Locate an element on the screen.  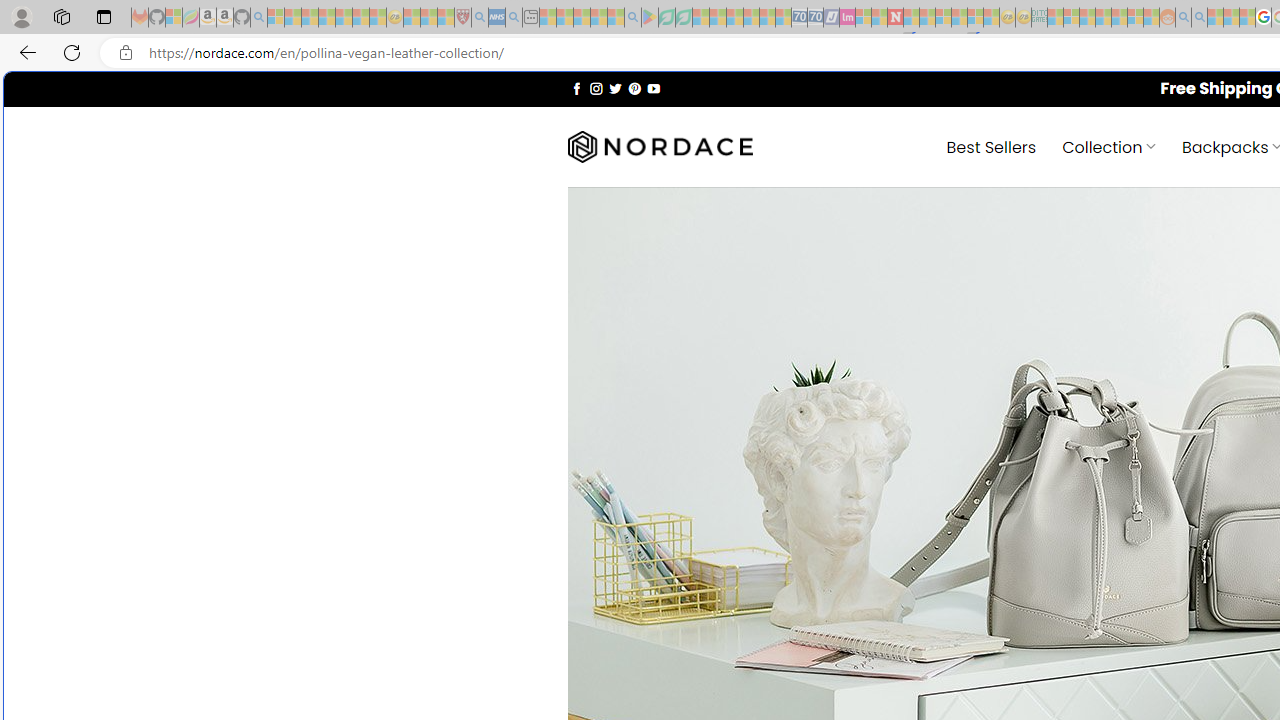
'Follow on YouTube' is located at coordinates (653, 87).